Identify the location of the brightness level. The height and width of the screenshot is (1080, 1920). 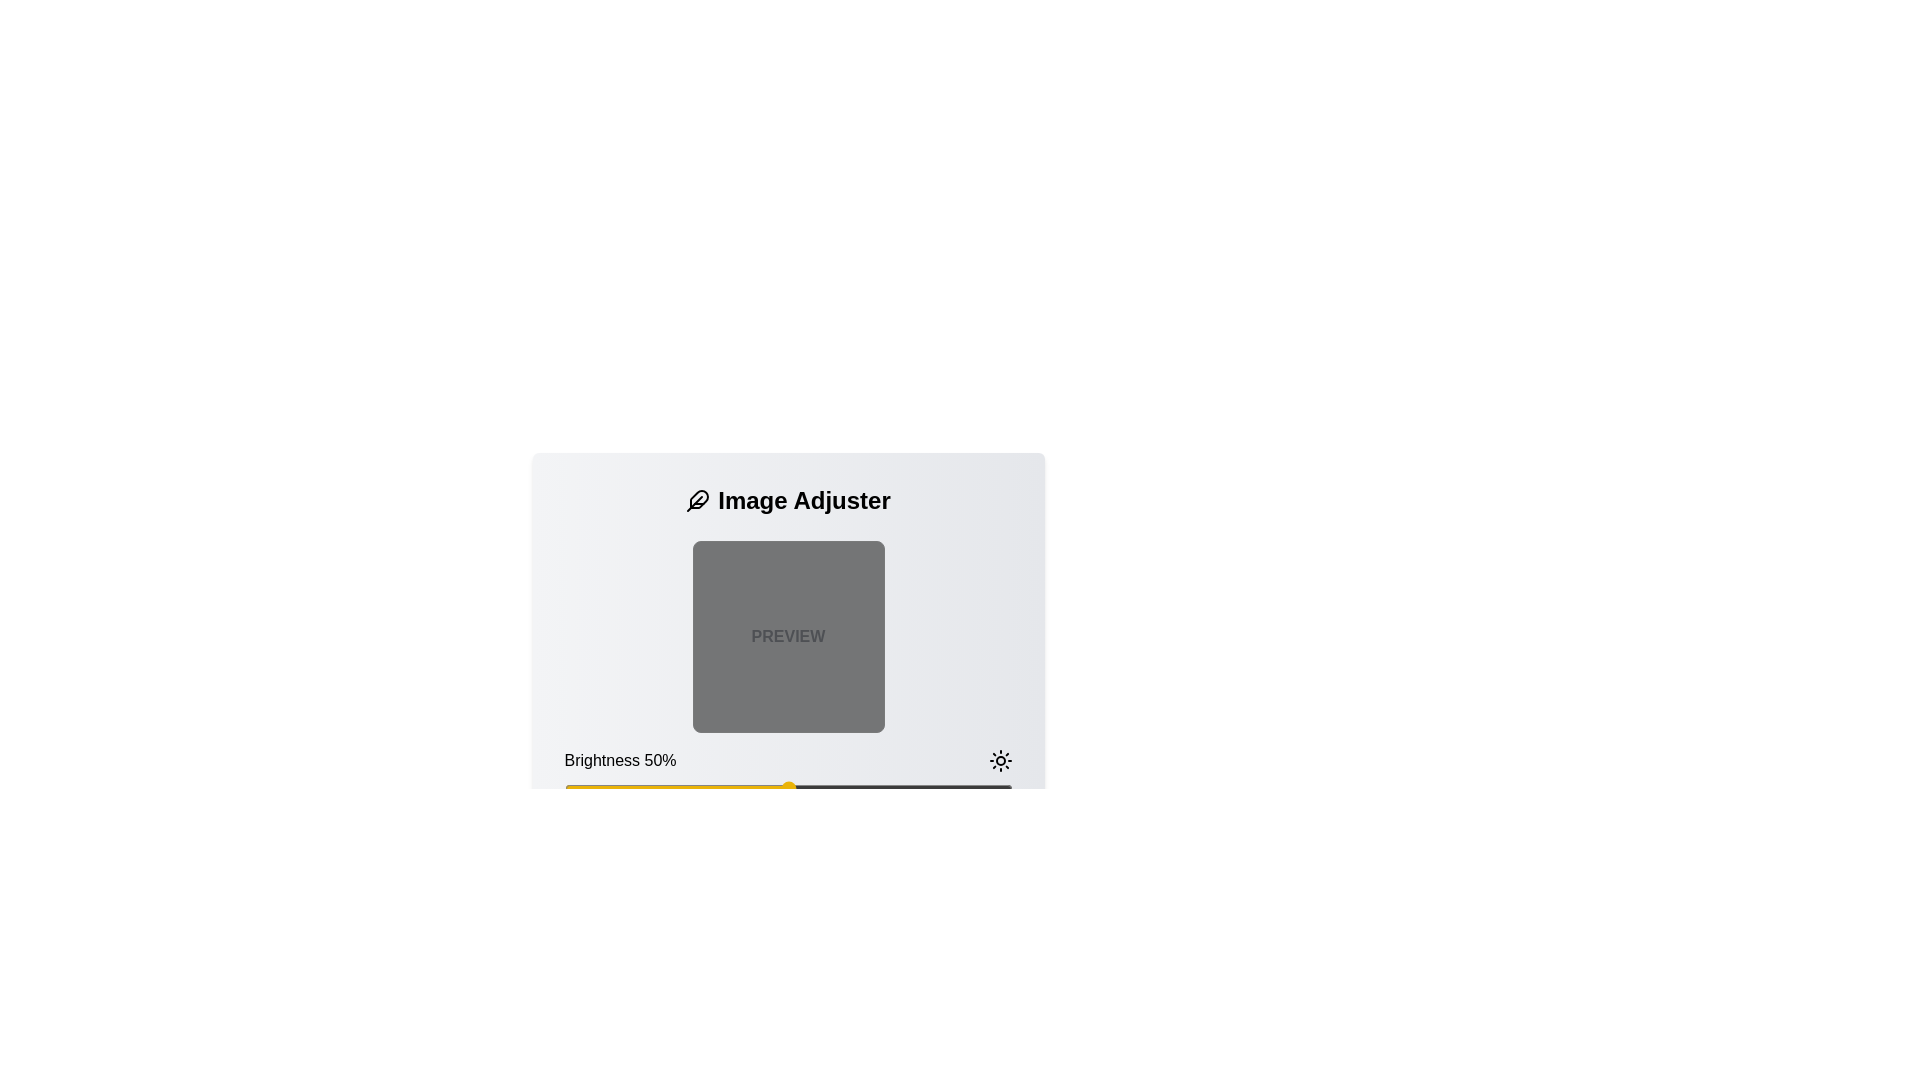
(851, 788).